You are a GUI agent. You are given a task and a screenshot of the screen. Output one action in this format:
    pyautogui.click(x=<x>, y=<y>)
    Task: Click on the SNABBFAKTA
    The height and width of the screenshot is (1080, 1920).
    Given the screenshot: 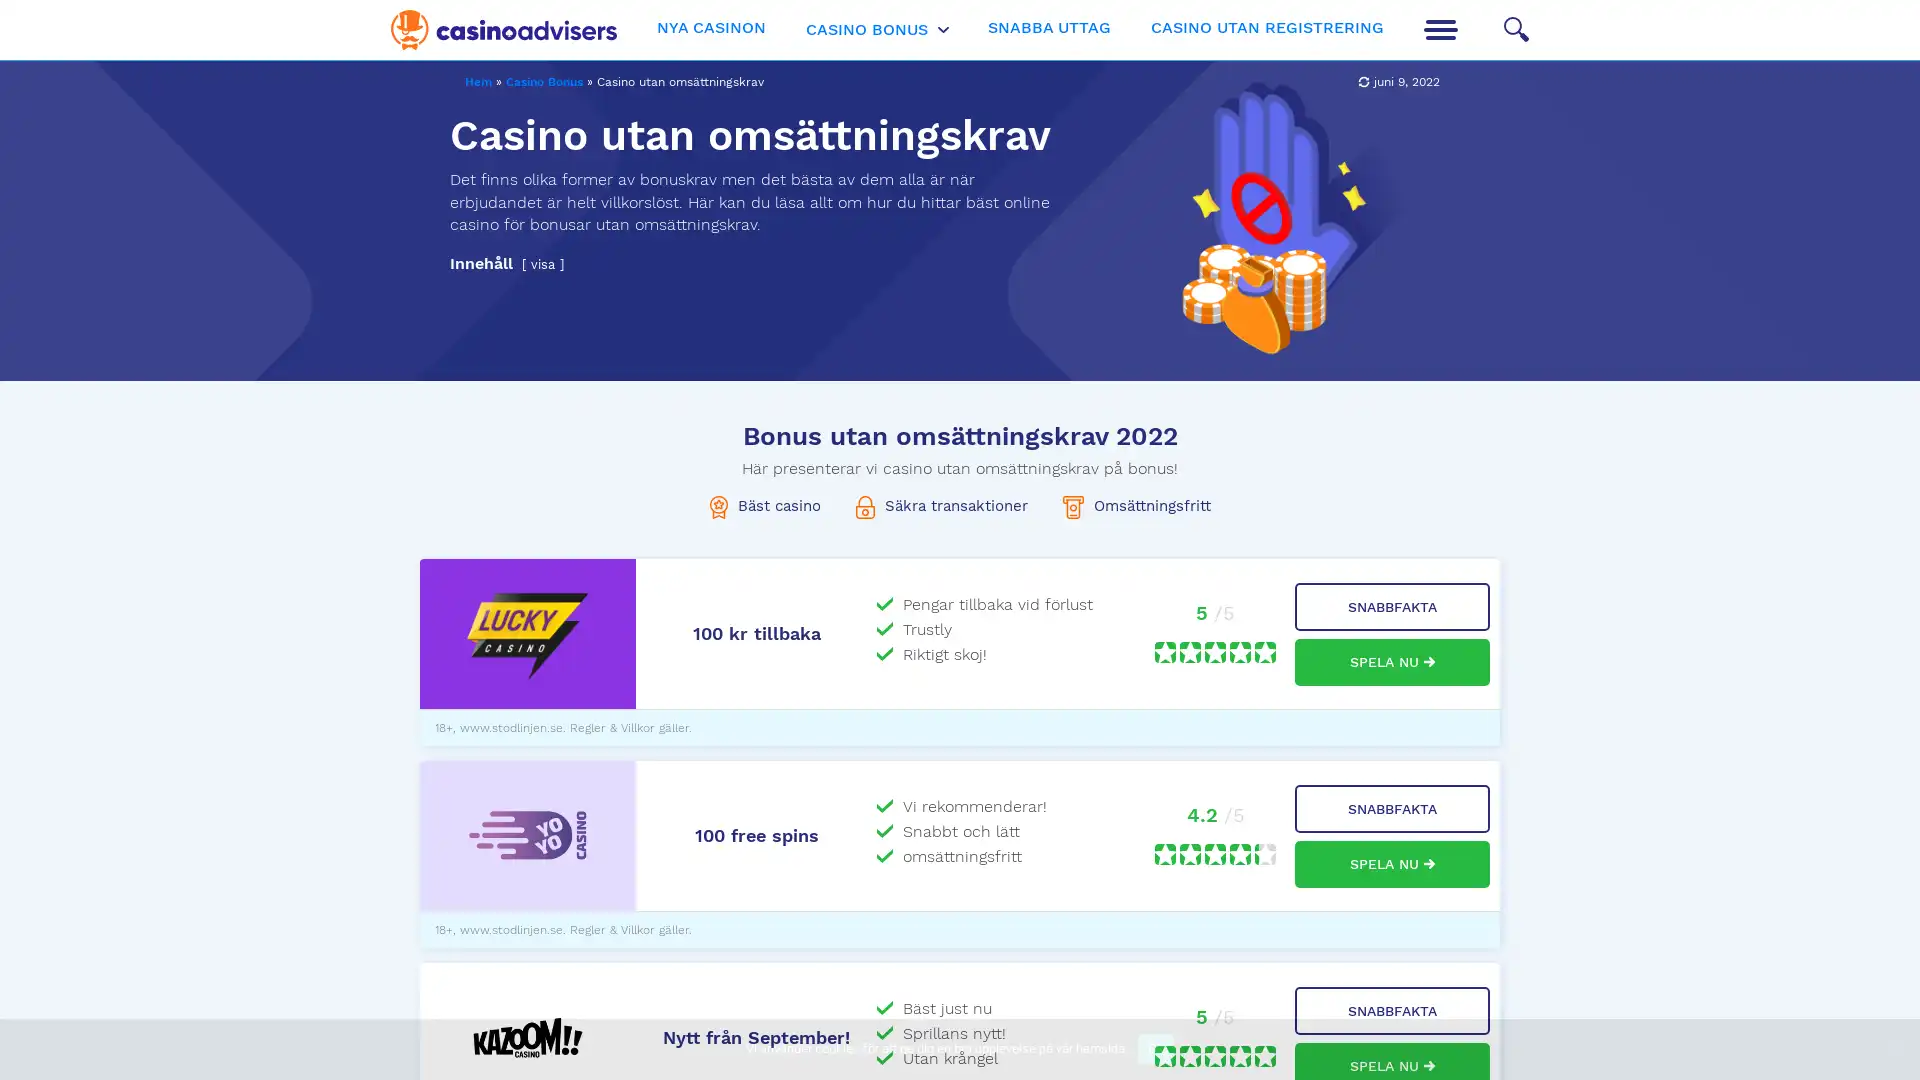 What is the action you would take?
    pyautogui.click(x=1390, y=1010)
    